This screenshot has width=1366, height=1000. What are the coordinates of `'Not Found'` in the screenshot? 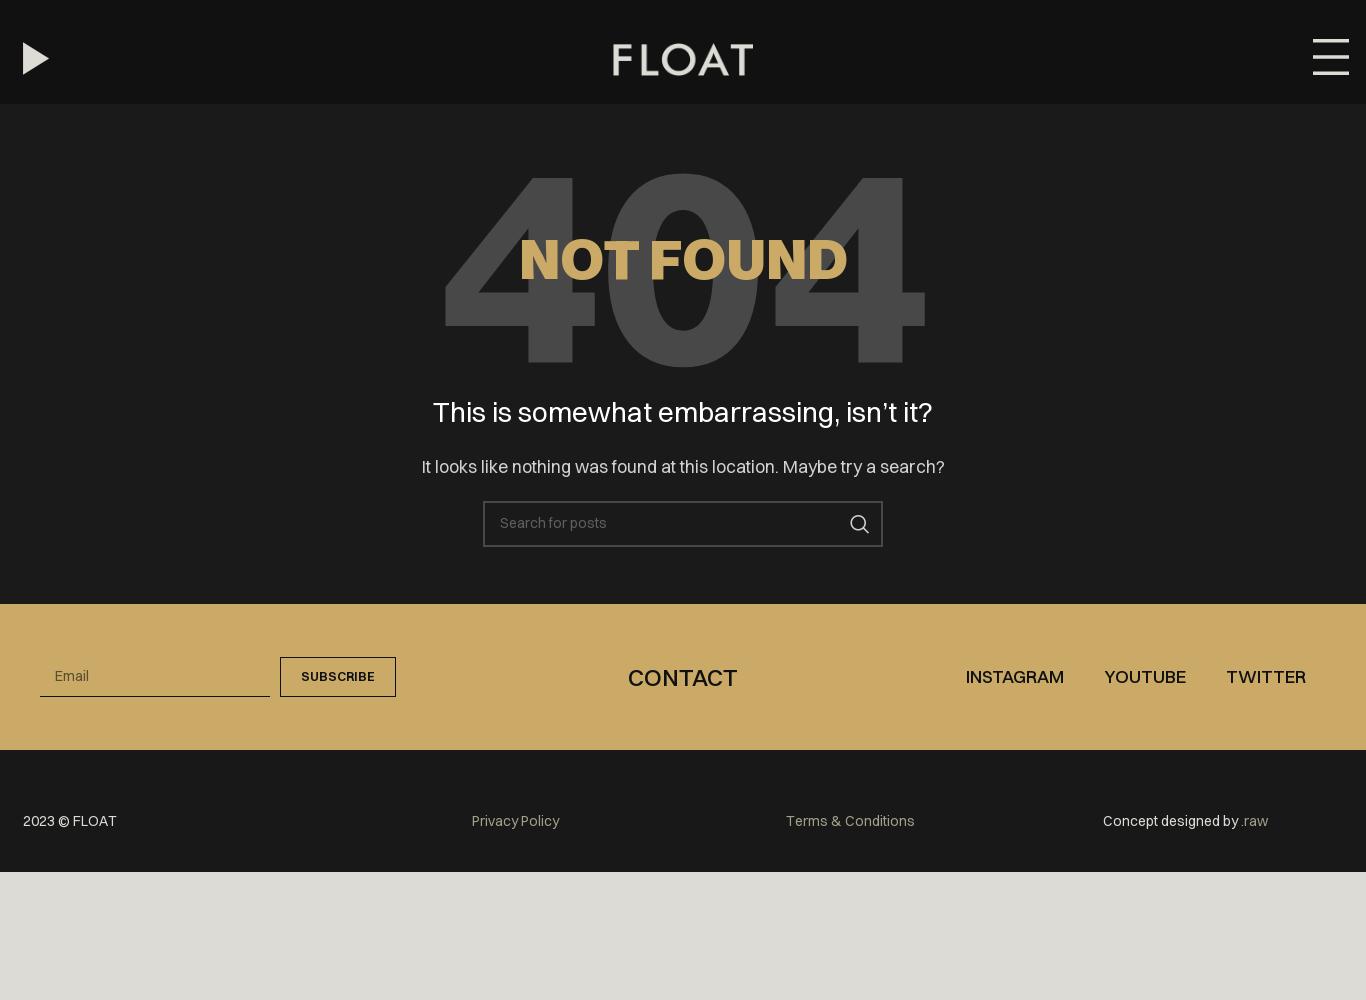 It's located at (681, 258).